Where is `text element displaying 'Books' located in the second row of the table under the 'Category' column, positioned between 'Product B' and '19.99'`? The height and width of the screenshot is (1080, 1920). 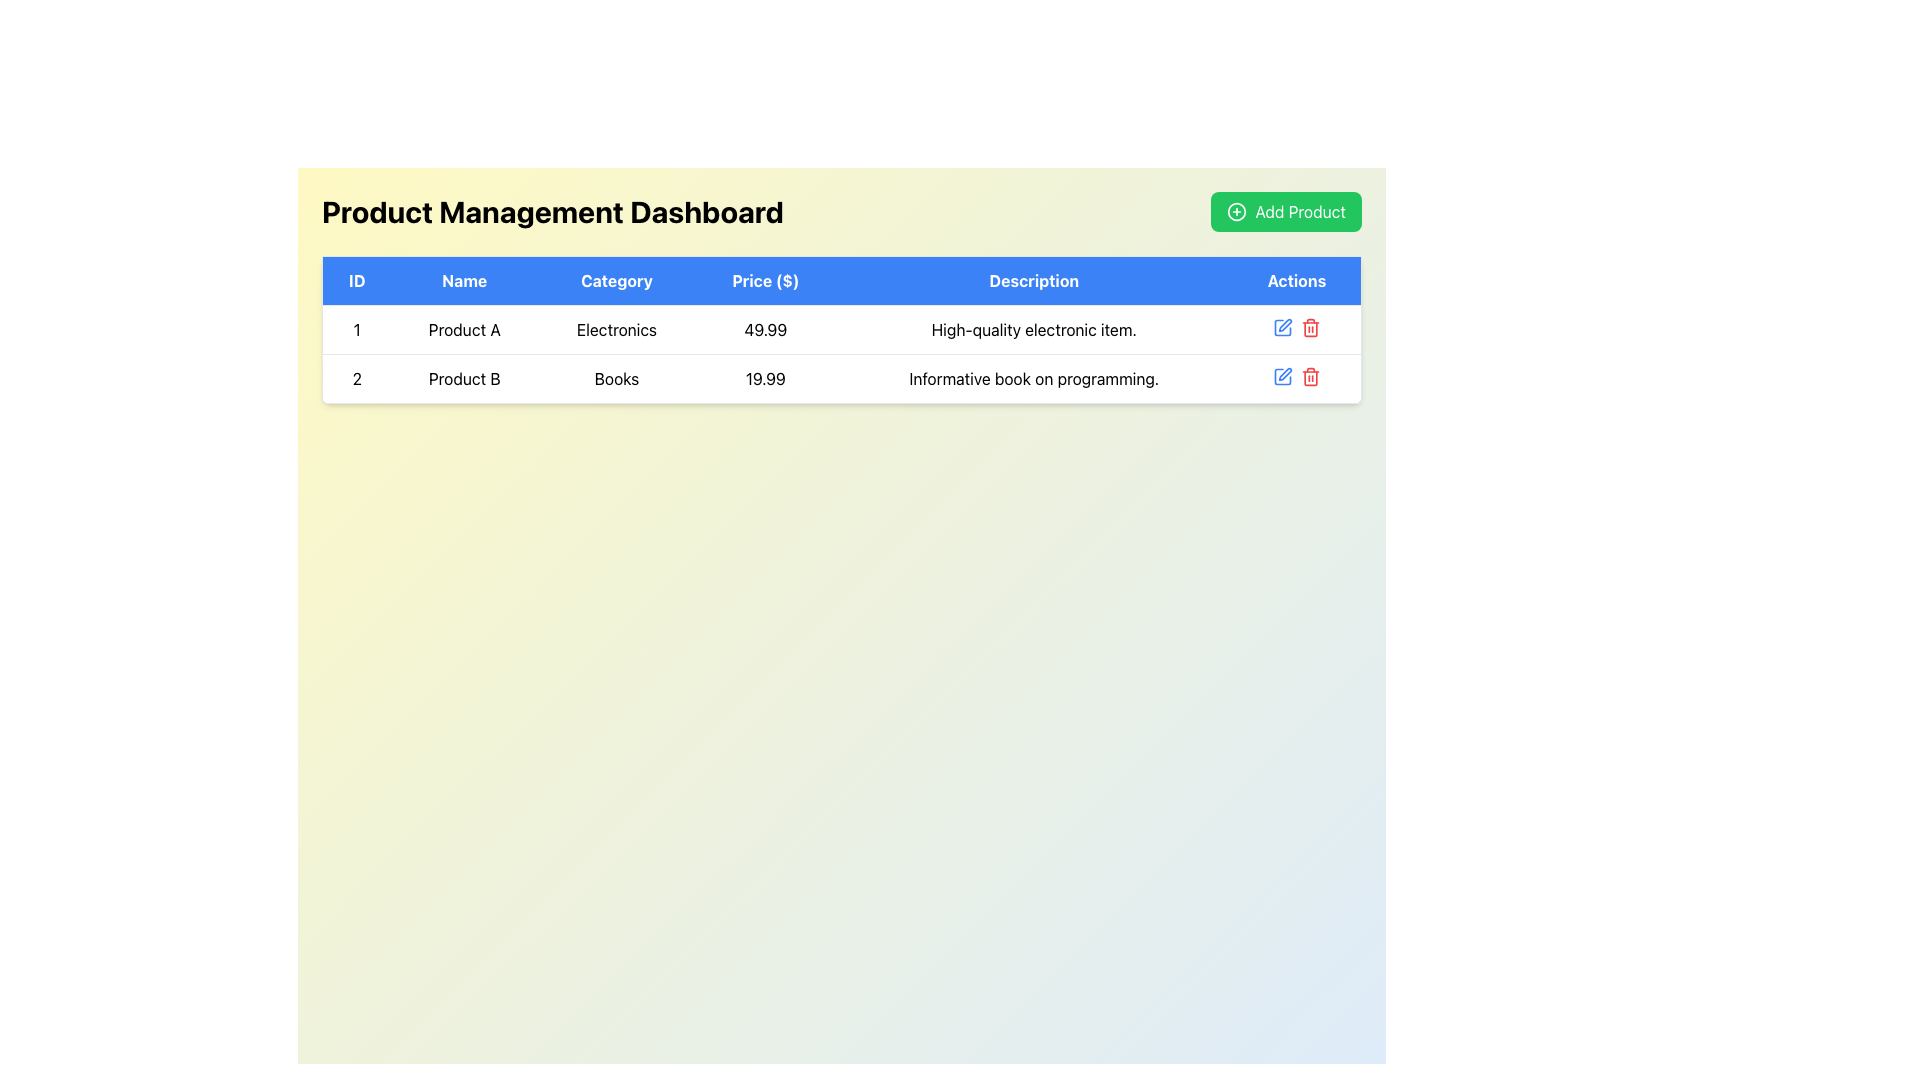
text element displaying 'Books' located in the second row of the table under the 'Category' column, positioned between 'Product B' and '19.99' is located at coordinates (616, 378).